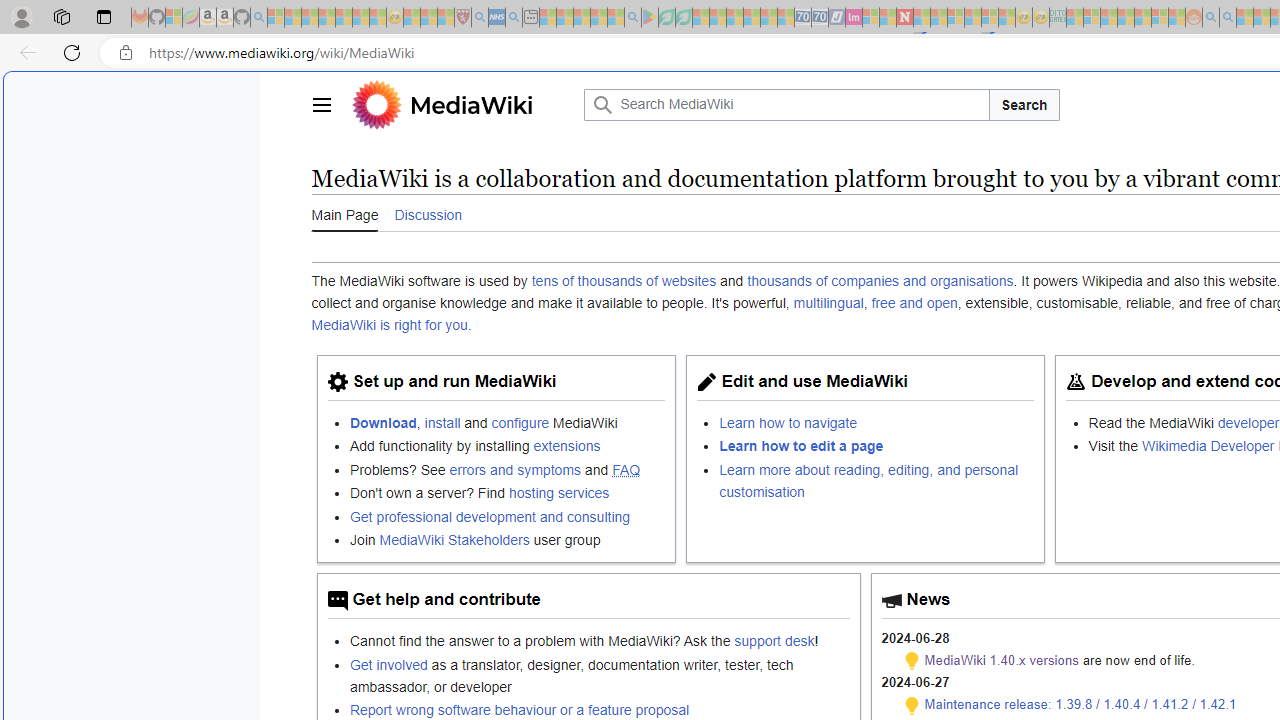 The height and width of the screenshot is (720, 1280). I want to click on 'Download, install and configure MediaWiki', so click(507, 421).